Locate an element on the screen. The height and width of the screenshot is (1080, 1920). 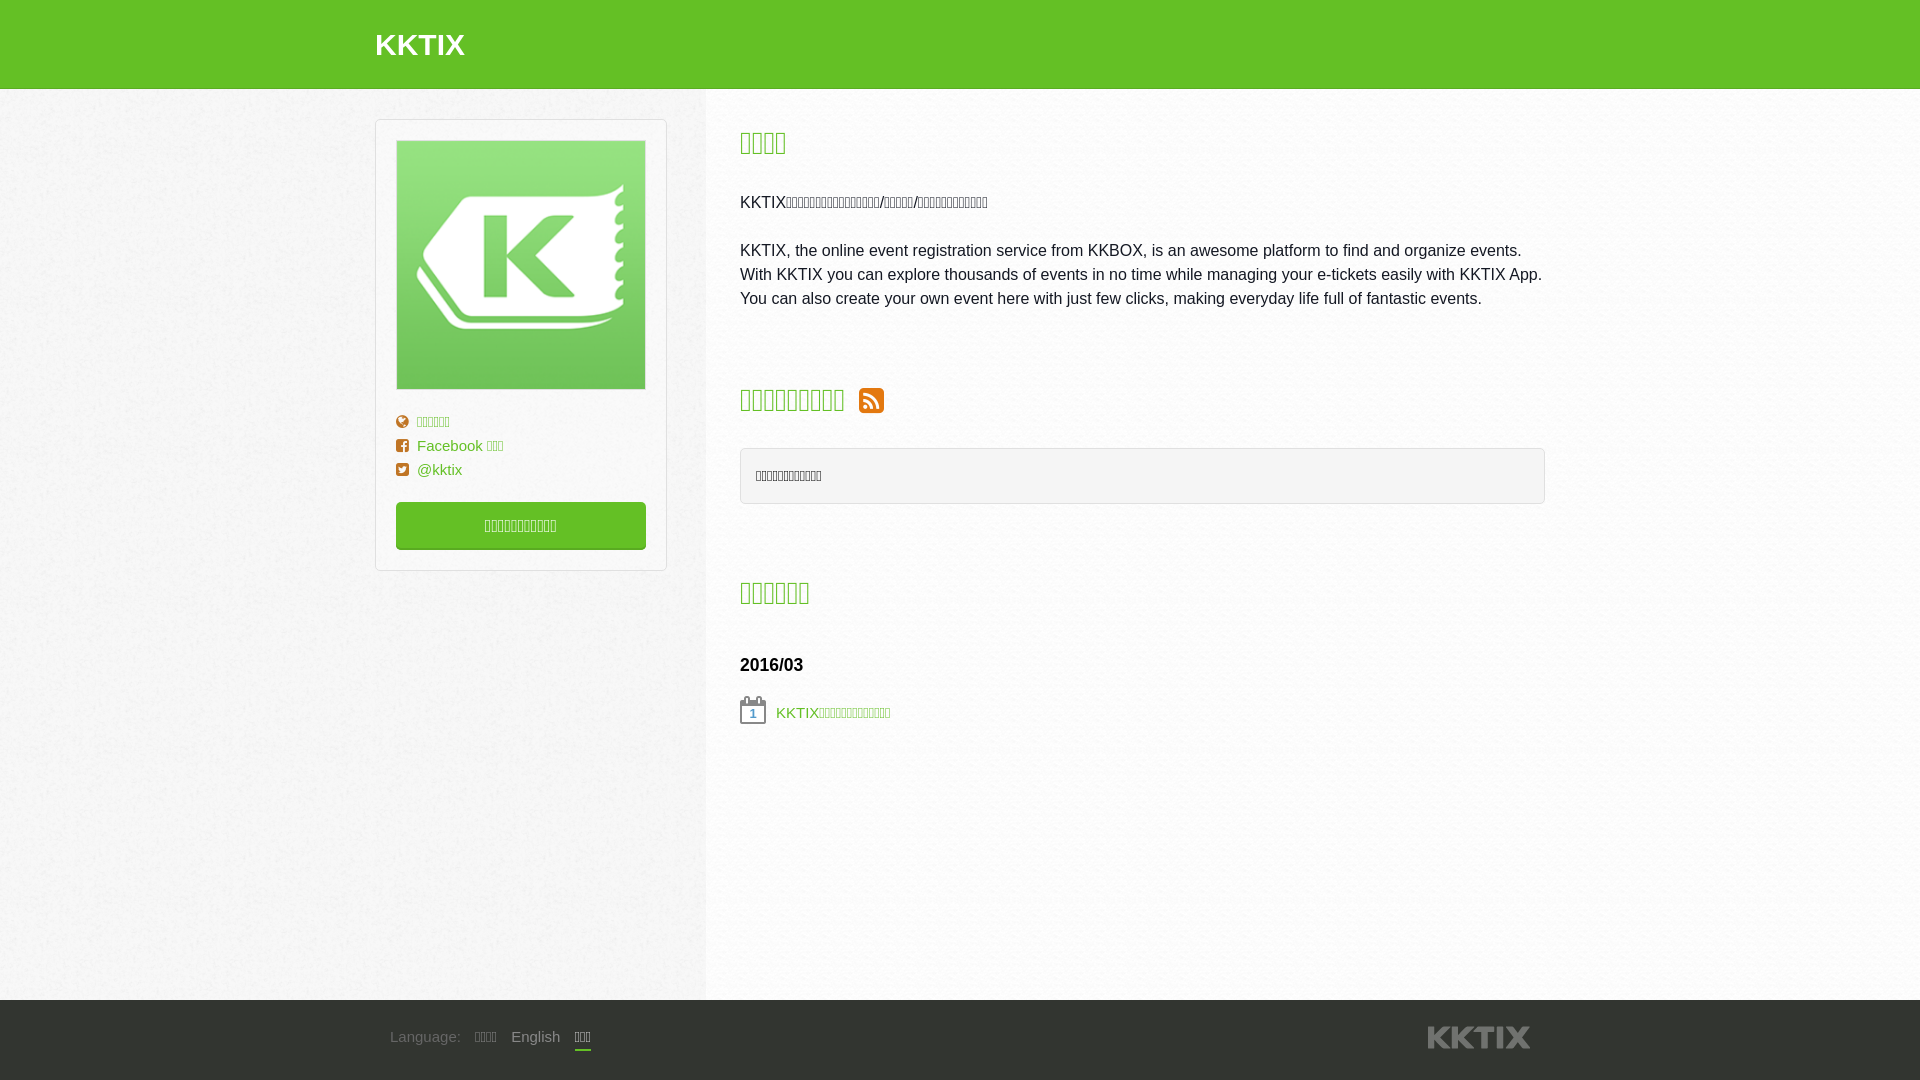
'Organization Events RSS' is located at coordinates (859, 400).